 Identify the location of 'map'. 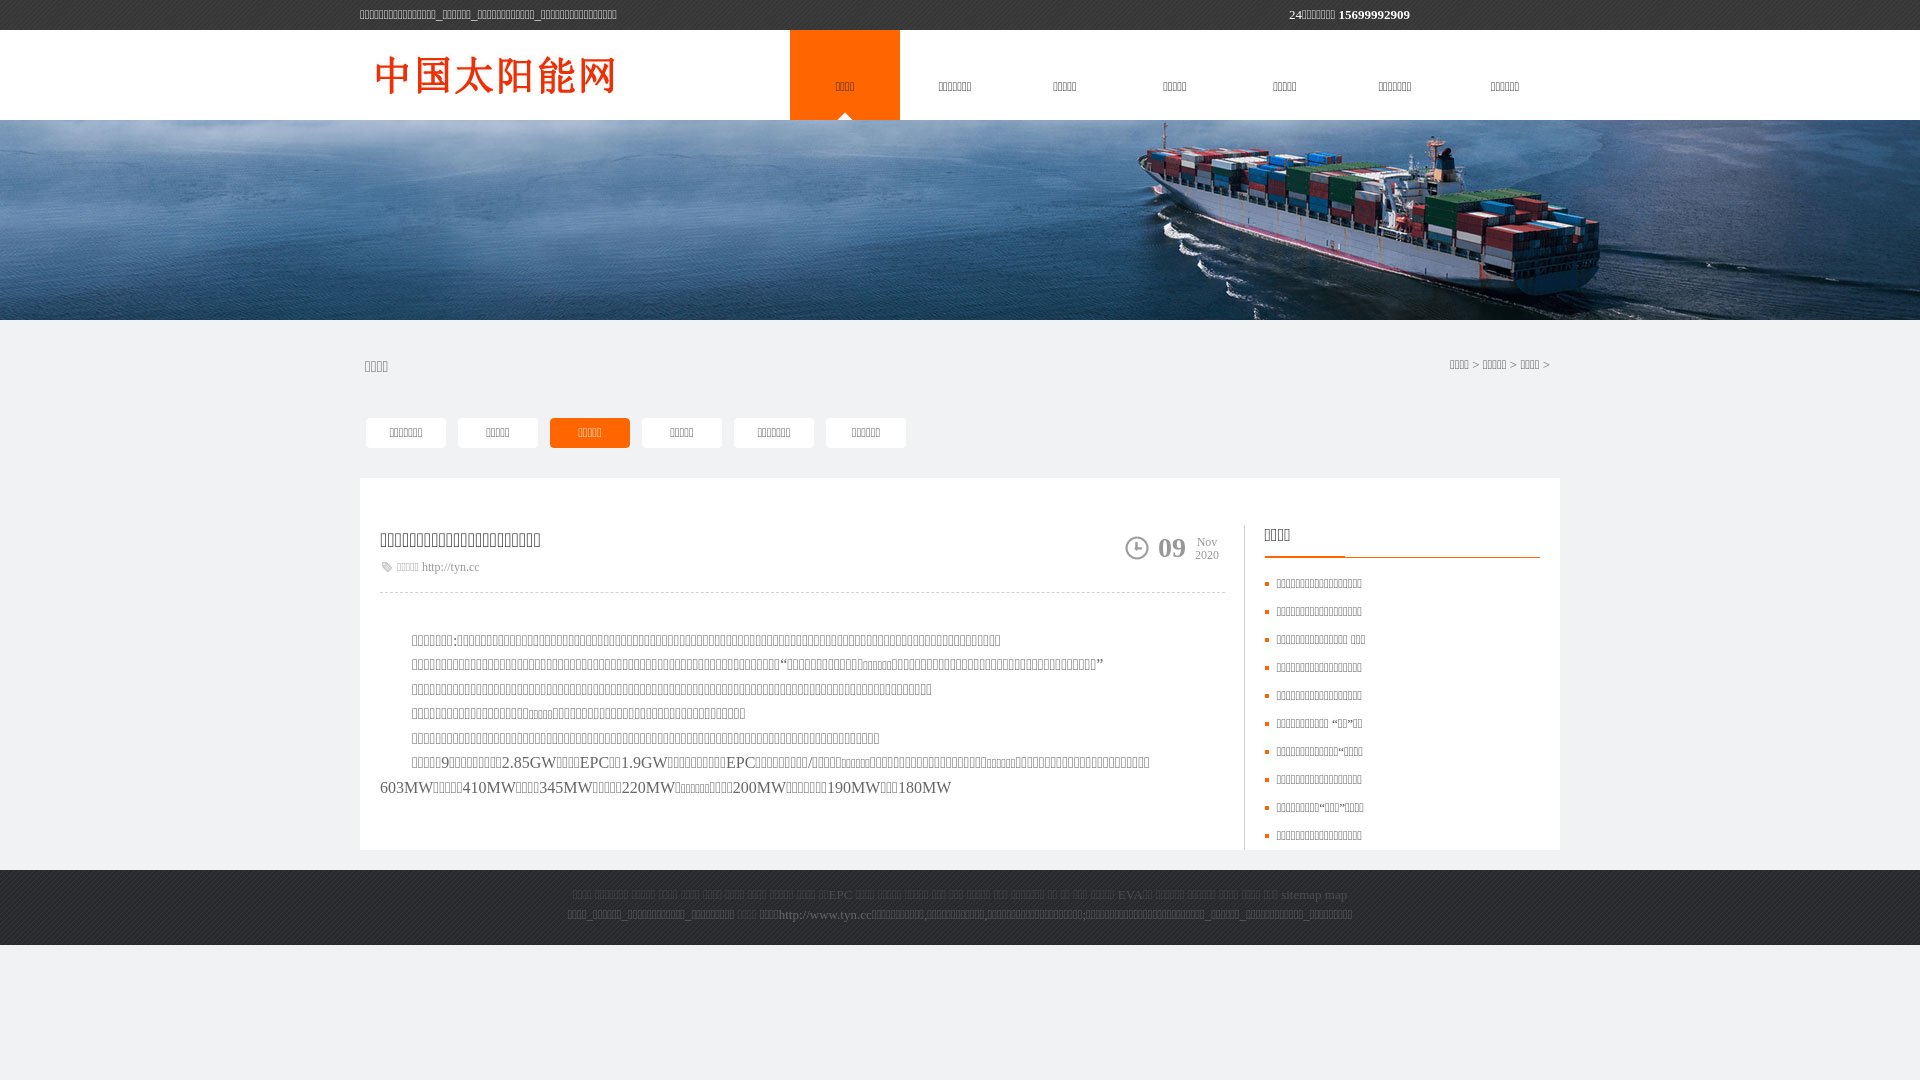
(1324, 893).